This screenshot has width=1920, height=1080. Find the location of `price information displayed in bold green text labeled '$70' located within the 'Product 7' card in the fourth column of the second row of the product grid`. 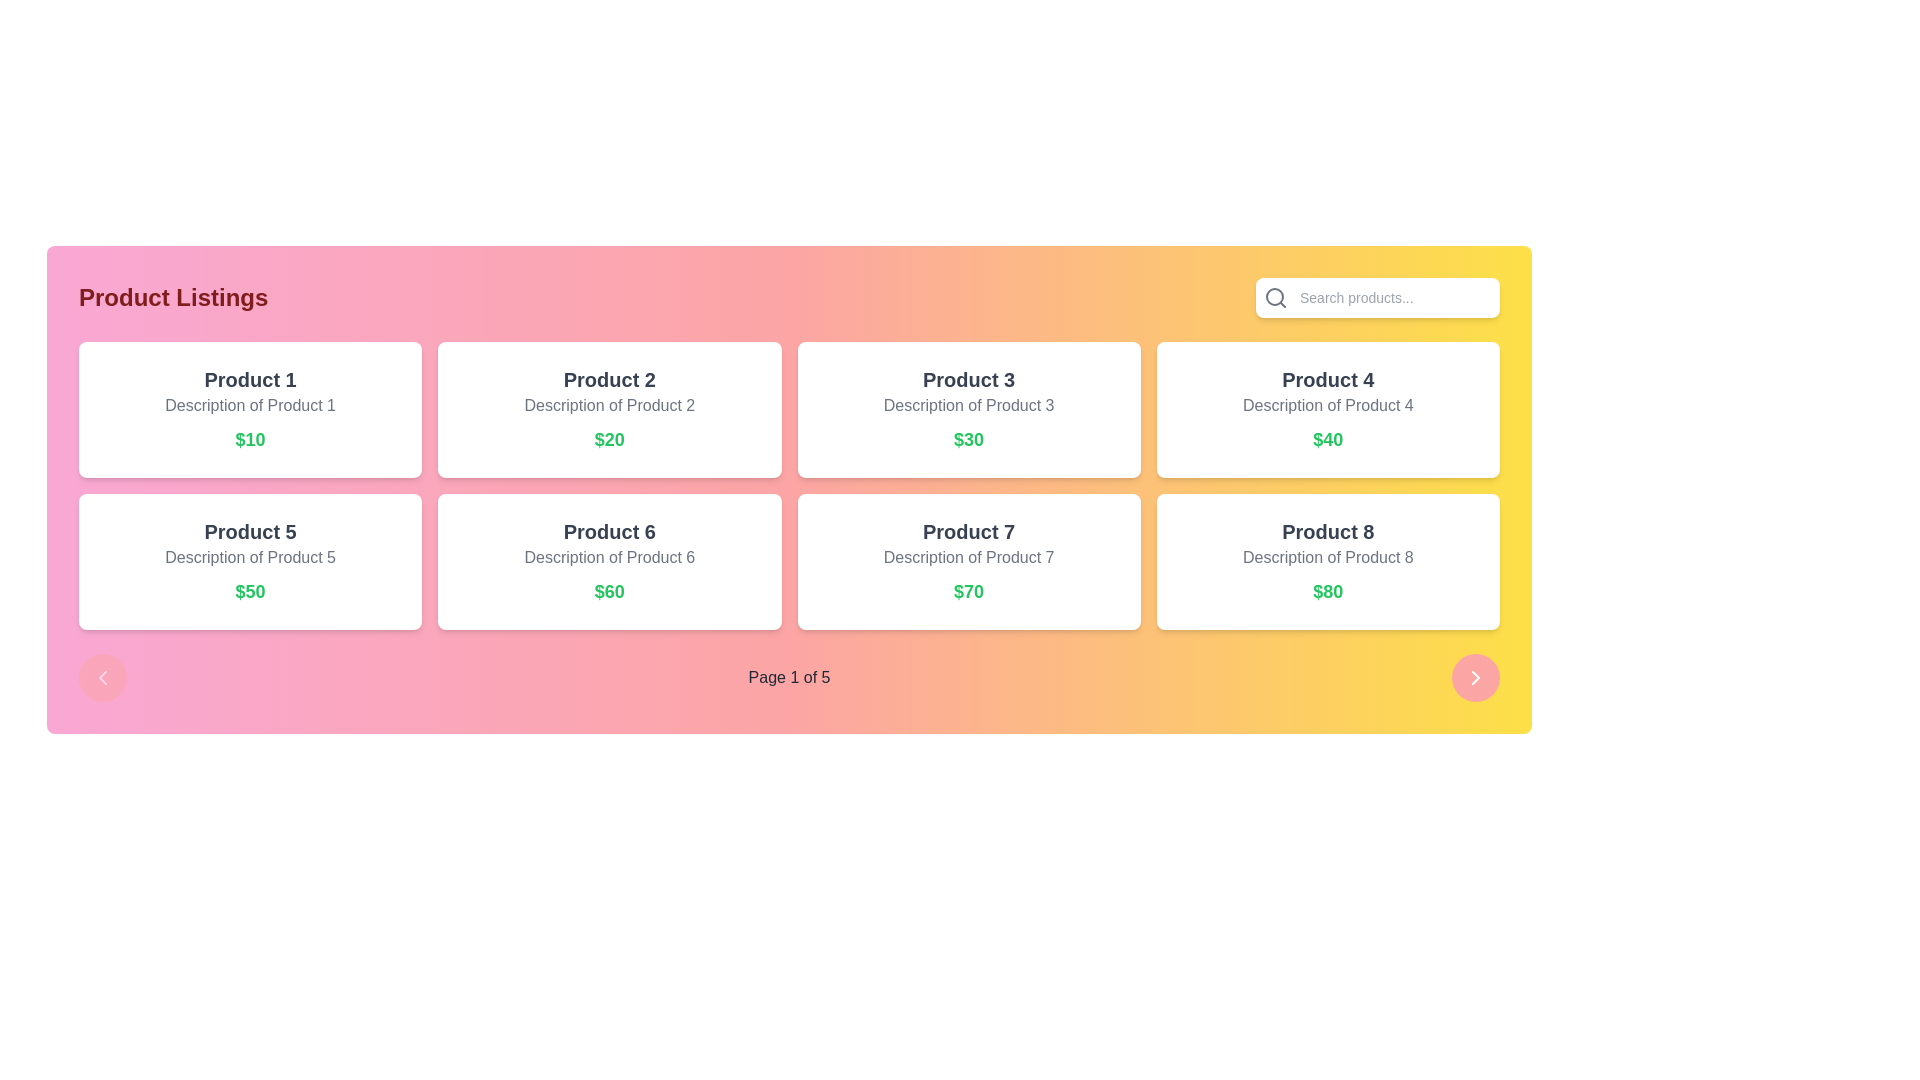

price information displayed in bold green text labeled '$70' located within the 'Product 7' card in the fourth column of the second row of the product grid is located at coordinates (969, 590).